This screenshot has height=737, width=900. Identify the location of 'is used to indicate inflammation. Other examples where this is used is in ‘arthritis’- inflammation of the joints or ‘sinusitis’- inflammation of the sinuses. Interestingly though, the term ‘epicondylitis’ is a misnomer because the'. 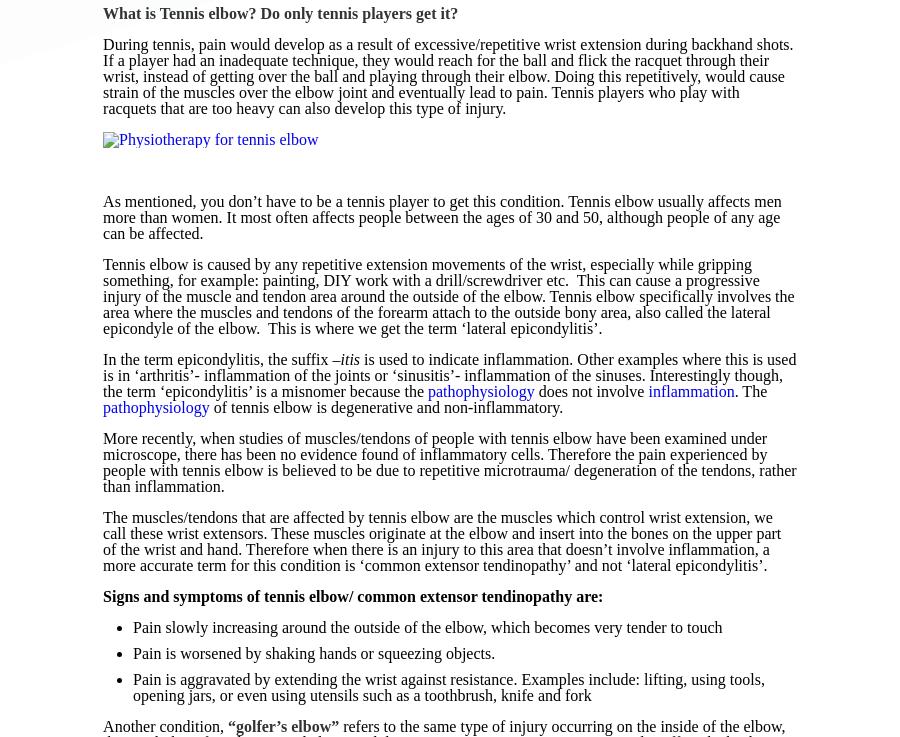
(449, 375).